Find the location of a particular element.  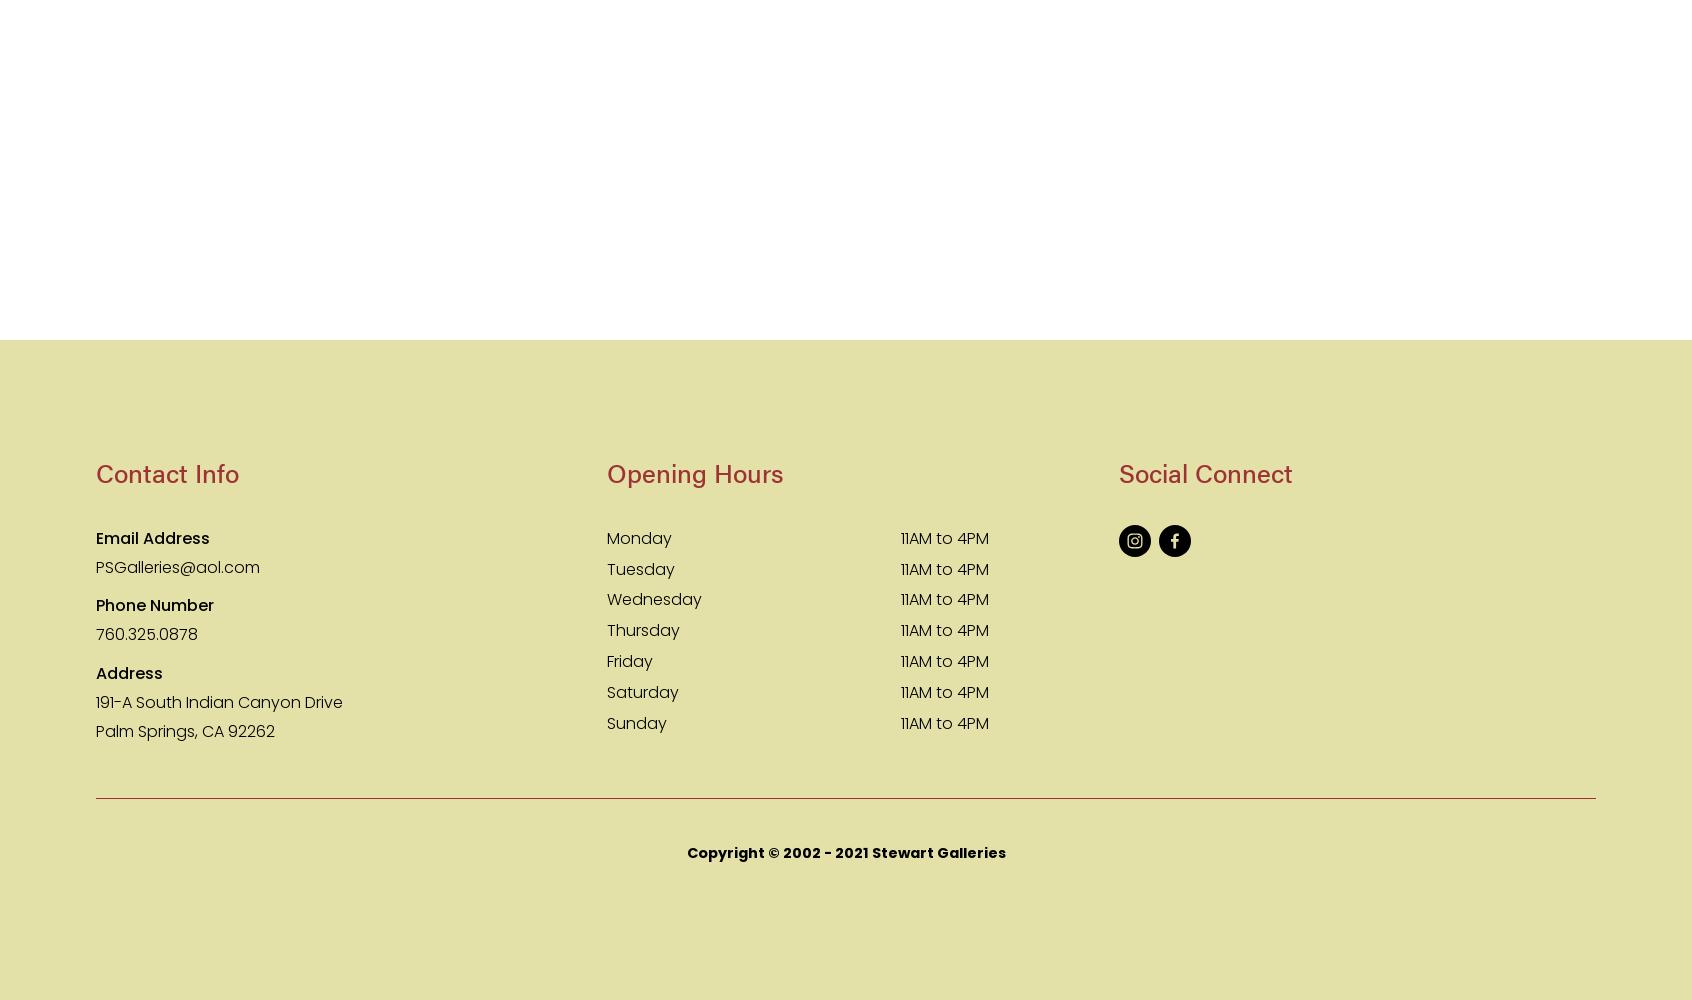

'Phone Number' is located at coordinates (95, 604).